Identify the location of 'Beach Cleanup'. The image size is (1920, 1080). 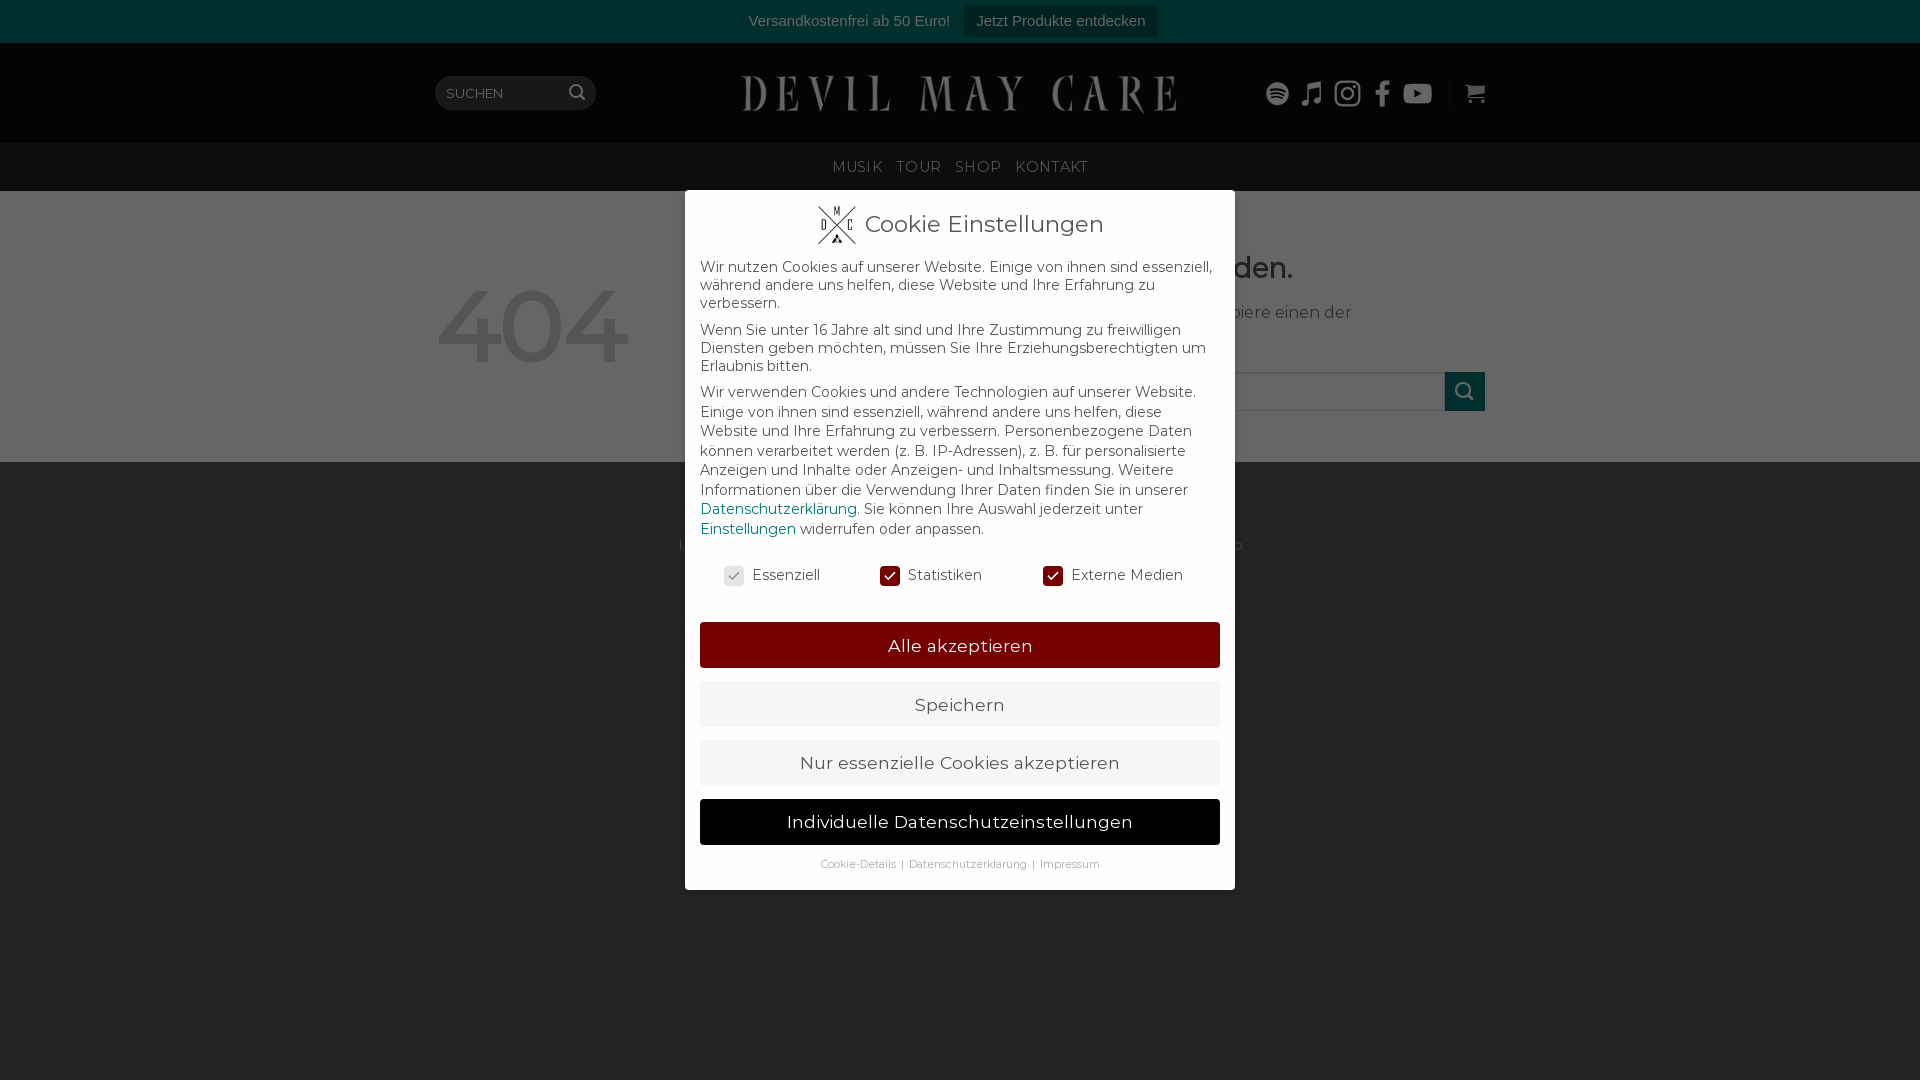
(1187, 544).